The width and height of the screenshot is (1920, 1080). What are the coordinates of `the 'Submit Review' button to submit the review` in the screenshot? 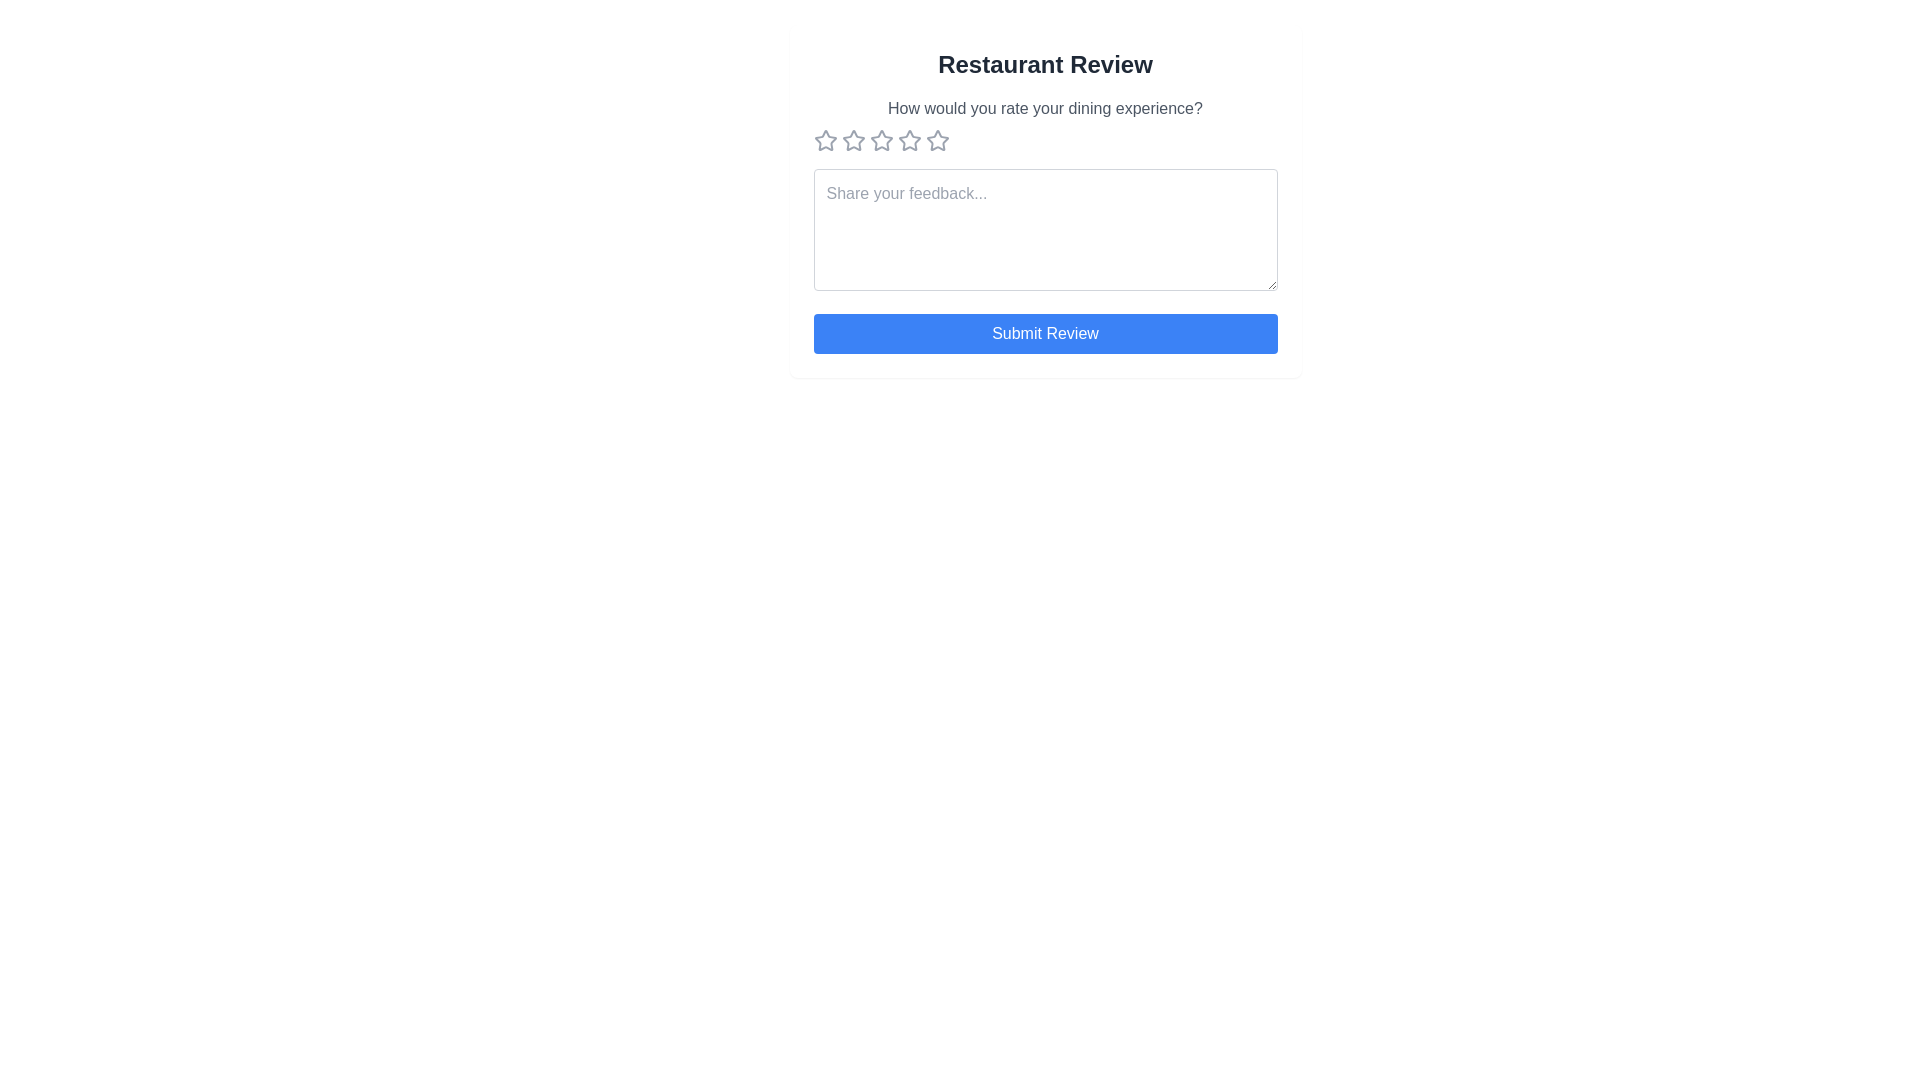 It's located at (1044, 333).